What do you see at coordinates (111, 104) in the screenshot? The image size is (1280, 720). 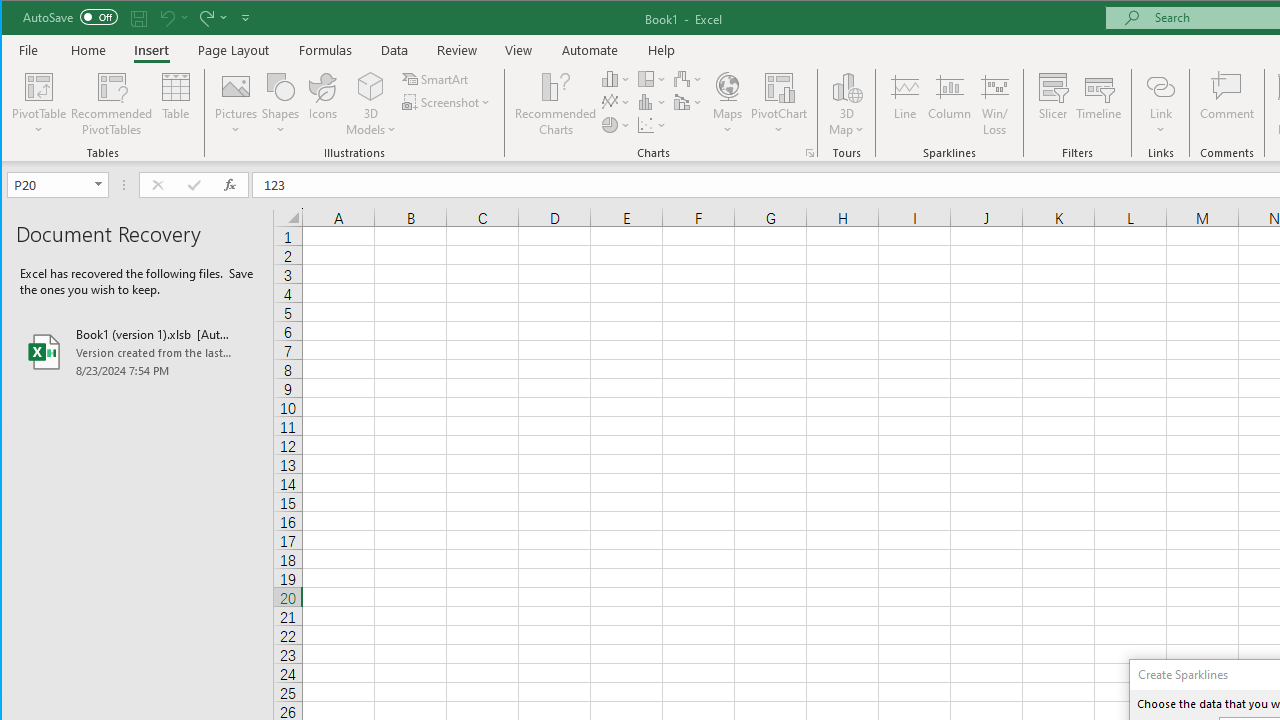 I see `'Recommended PivotTables'` at bounding box center [111, 104].